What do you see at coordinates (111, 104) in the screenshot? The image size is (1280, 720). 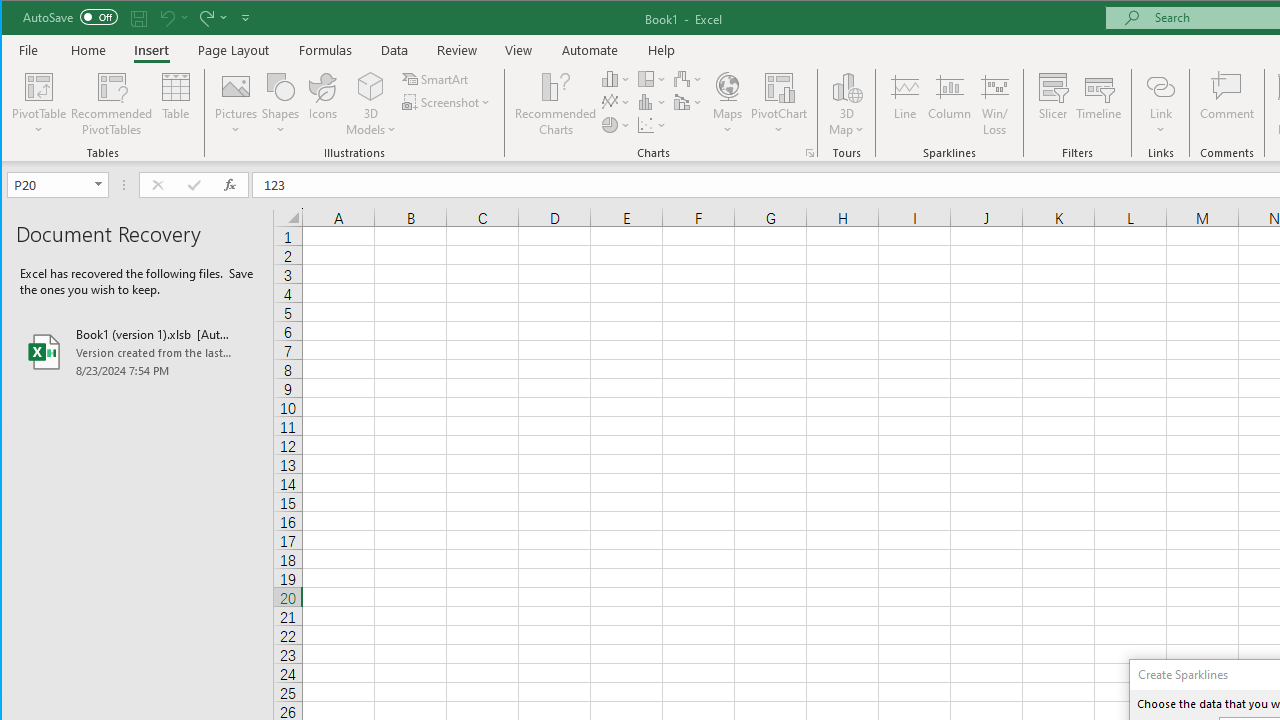 I see `'Recommended PivotTables'` at bounding box center [111, 104].